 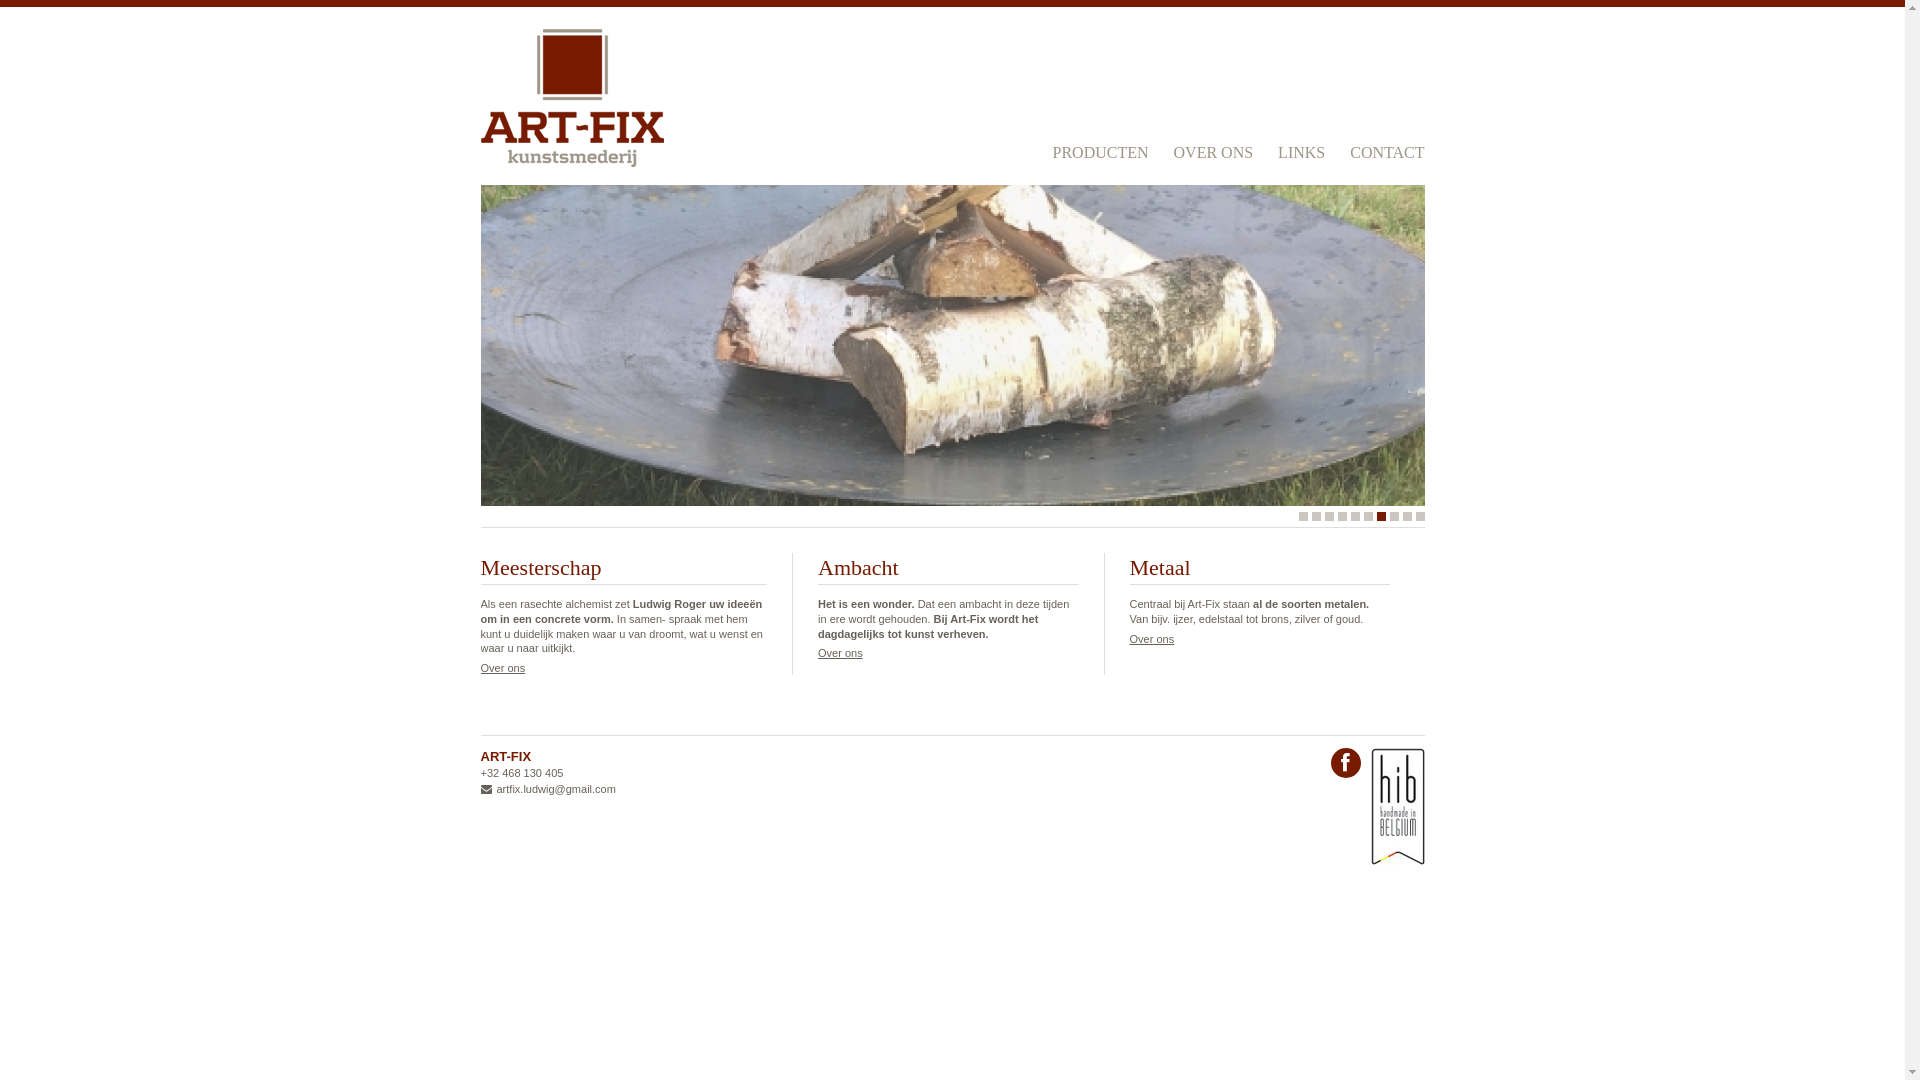 I want to click on '8', so click(x=1393, y=515).